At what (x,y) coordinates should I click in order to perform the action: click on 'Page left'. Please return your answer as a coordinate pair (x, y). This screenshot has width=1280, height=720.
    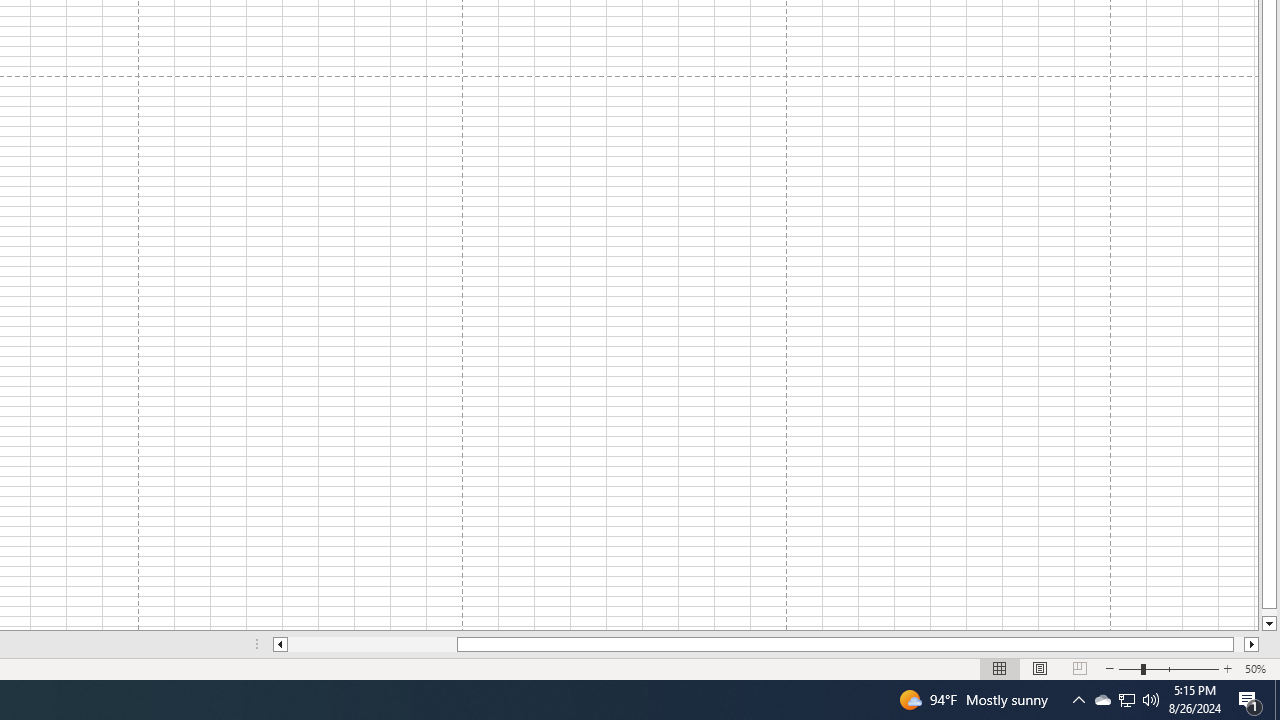
    Looking at the image, I should click on (372, 644).